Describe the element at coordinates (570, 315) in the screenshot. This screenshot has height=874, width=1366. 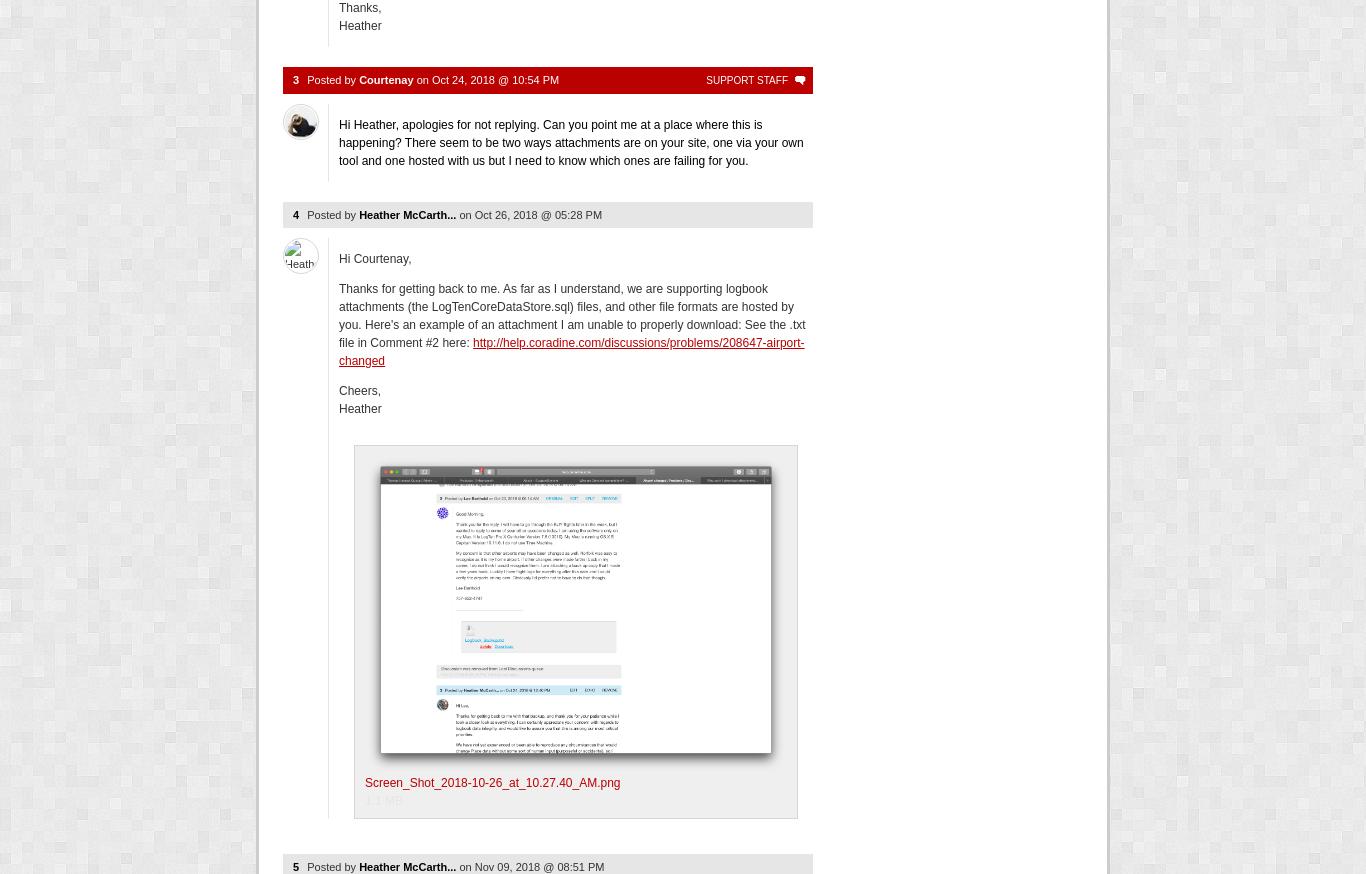
I see `'Thanks for getting back to me. As far as I understand, we are supporting logbook attachments (the LogTenCoreDataStore.sql) files, and other file formats are hosted by you. Here's an example of an attachment I am unable to properly download: See the .txt file in Comment #2 here:'` at that location.